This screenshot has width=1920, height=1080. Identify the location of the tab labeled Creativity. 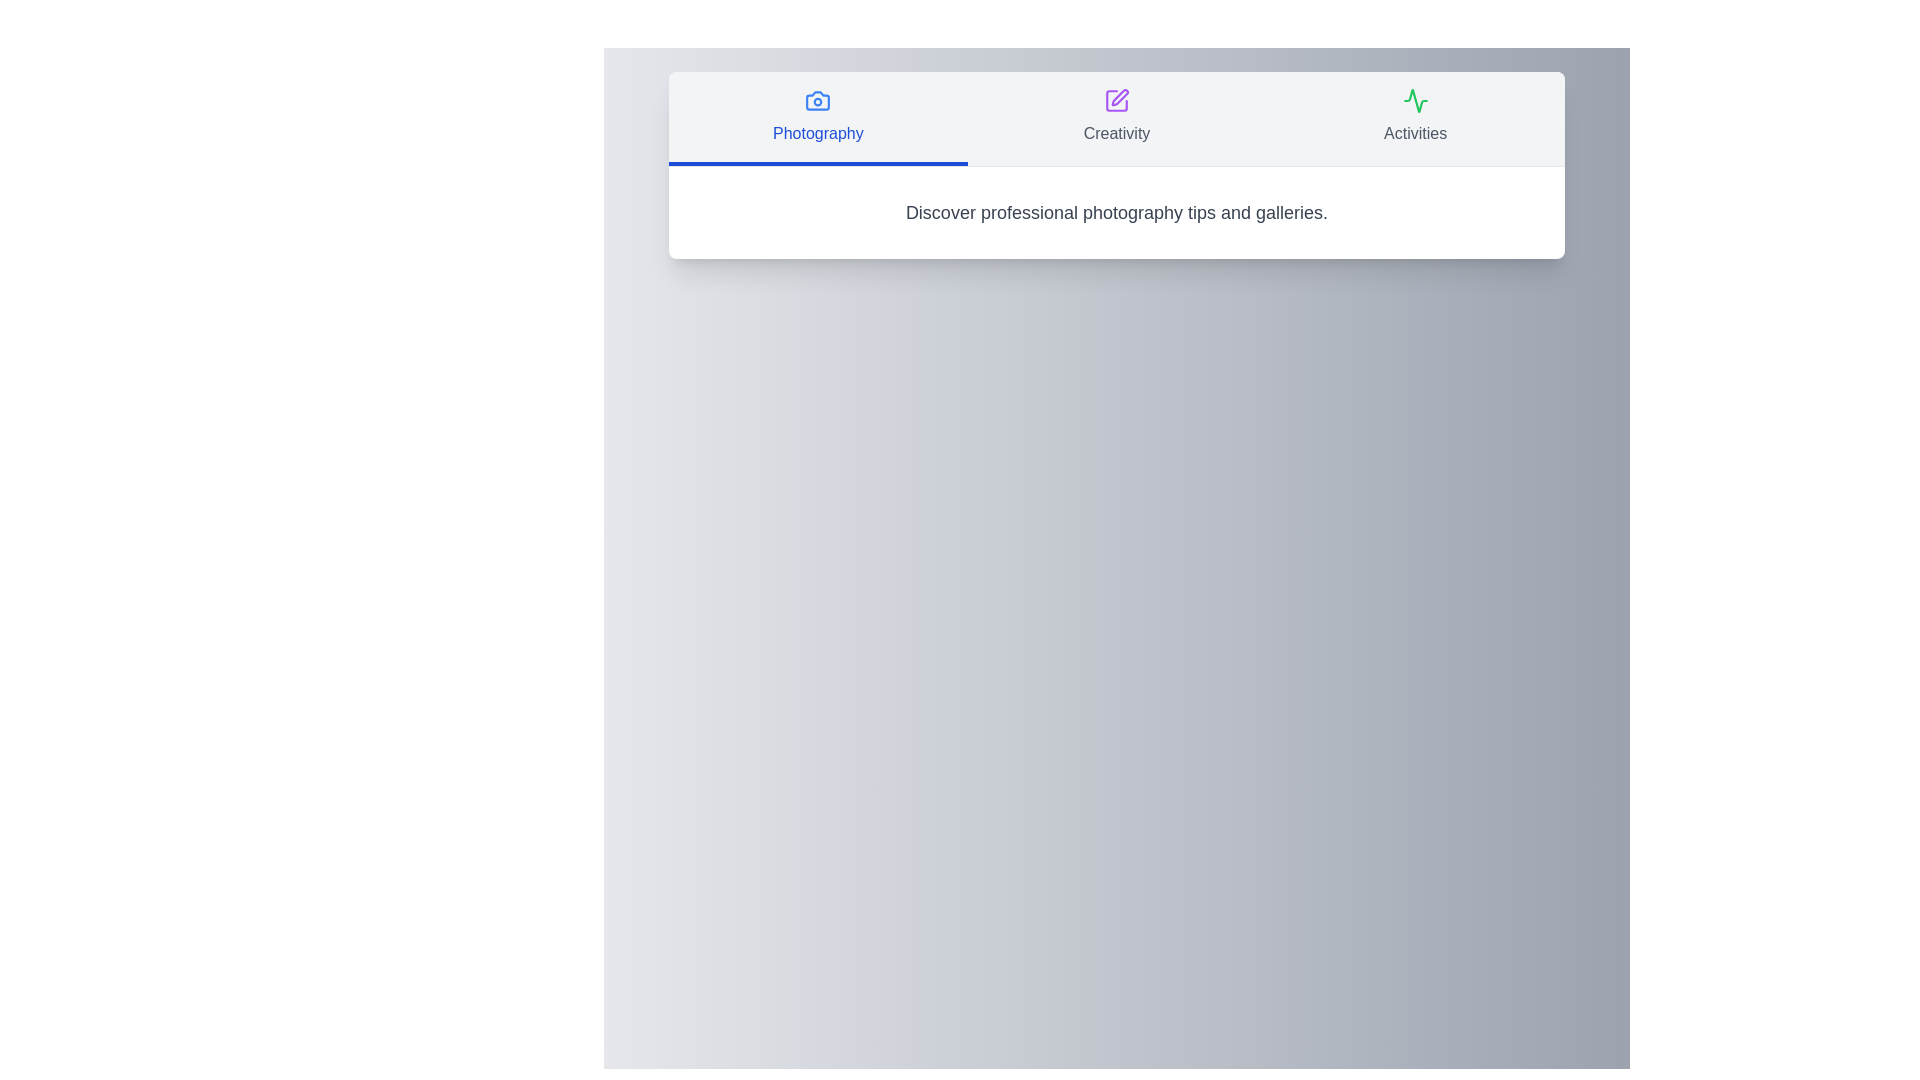
(1116, 119).